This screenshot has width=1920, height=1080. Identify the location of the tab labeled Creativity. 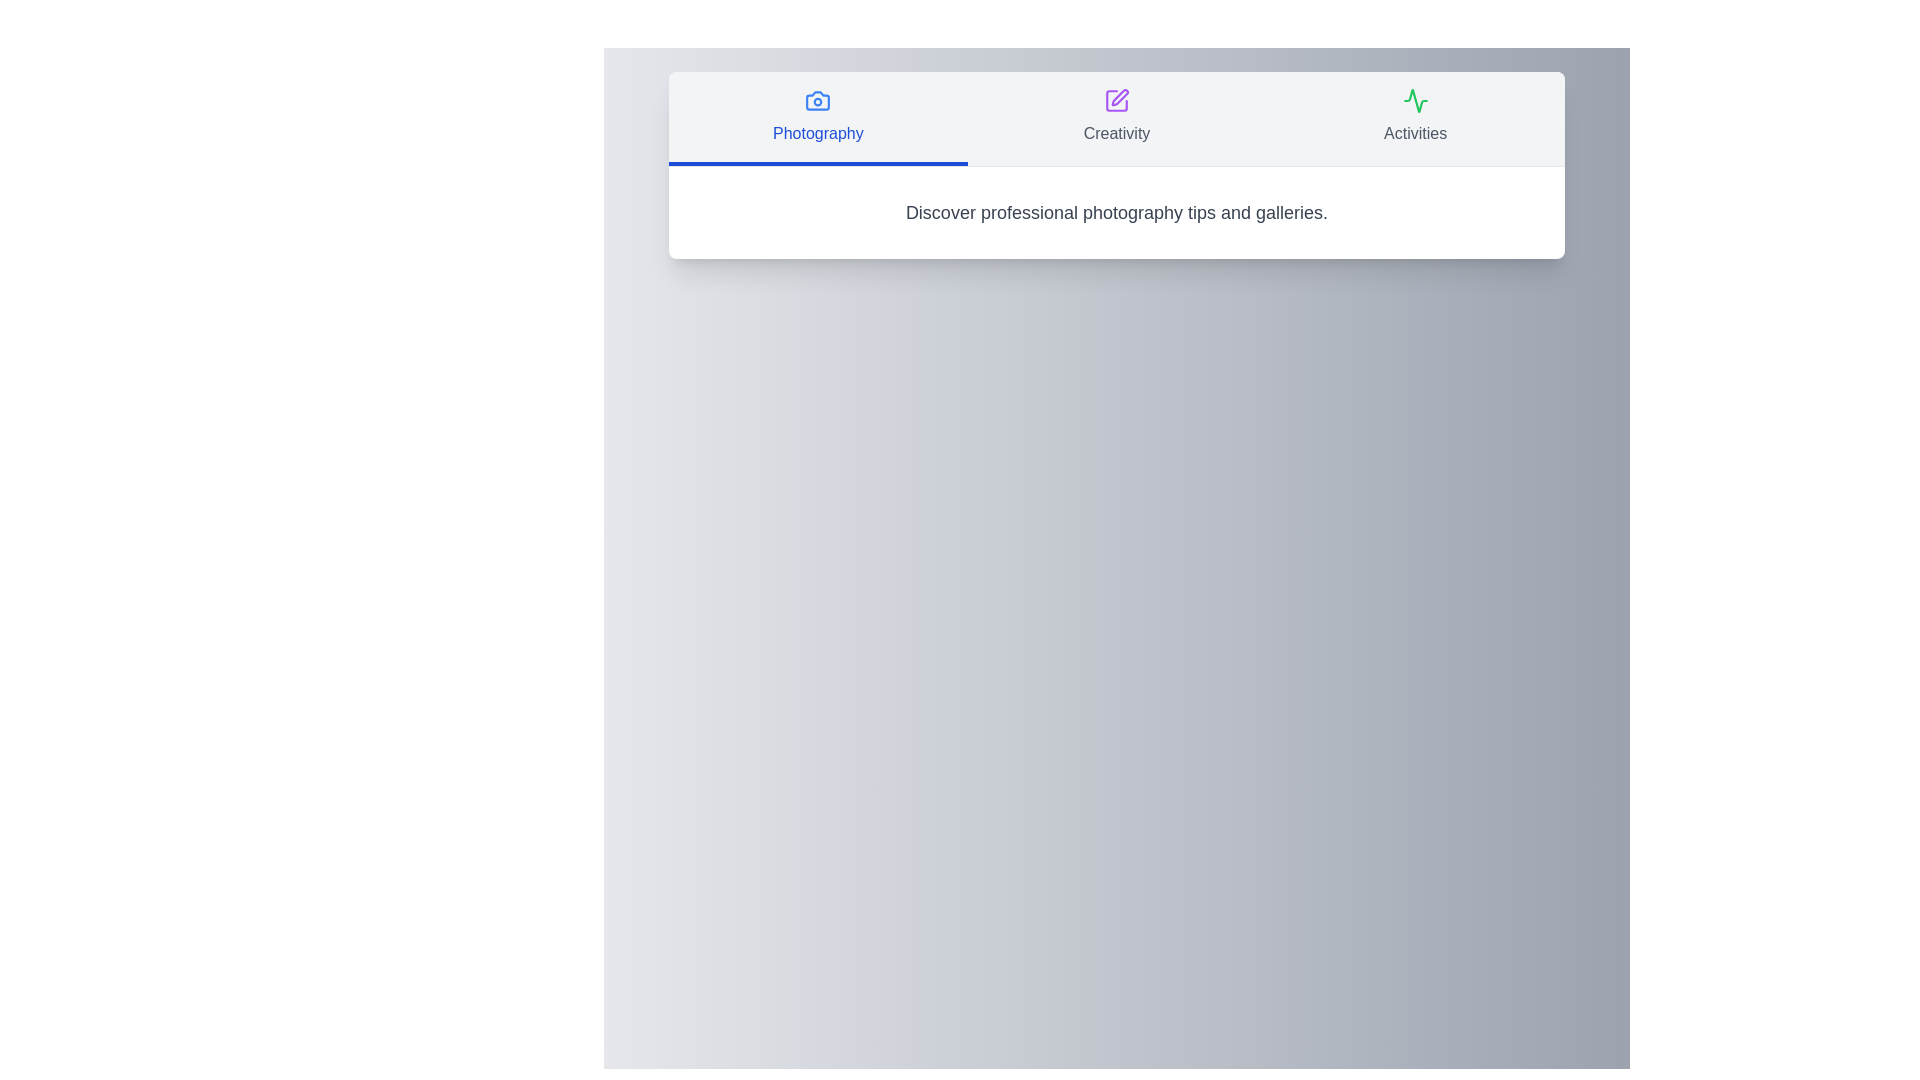
(1116, 119).